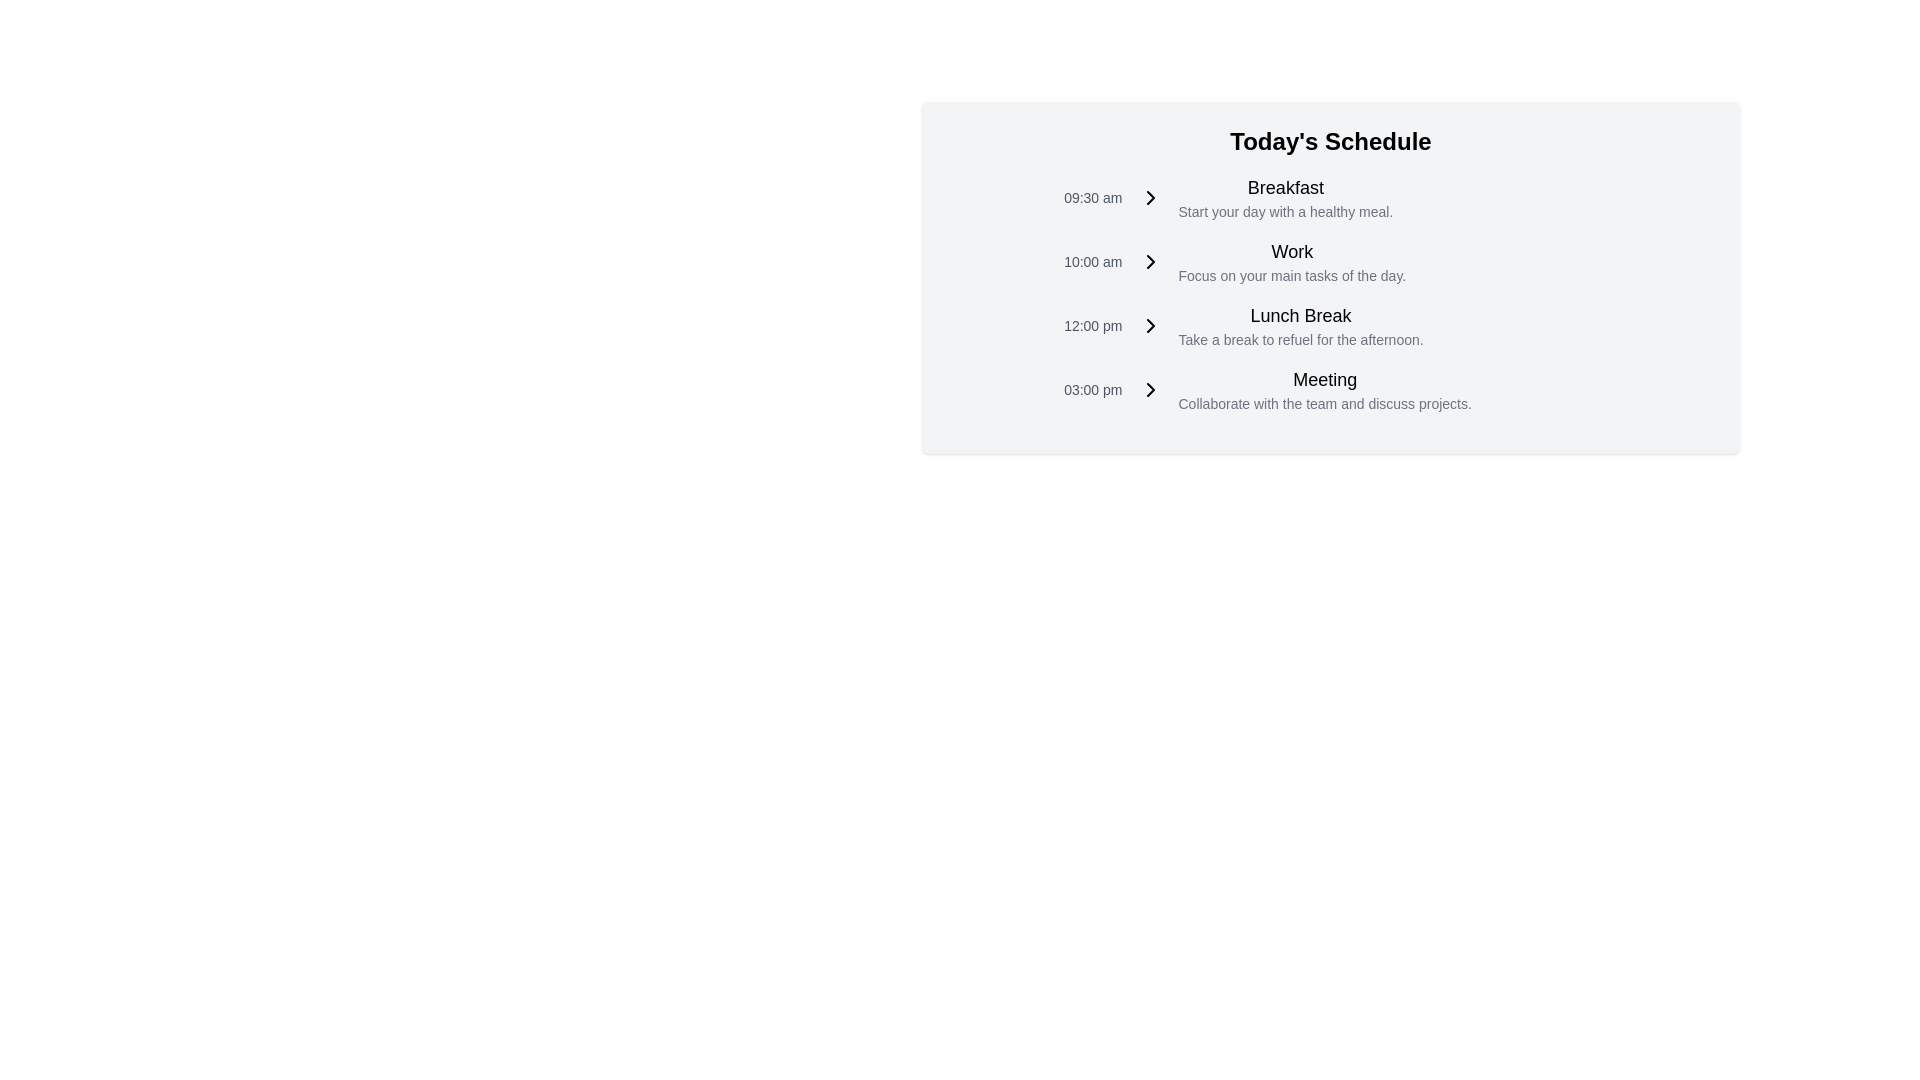  Describe the element at coordinates (1330, 389) in the screenshot. I see `the fourth list entry in 'Today's Schedule' that contains information about a meeting scheduled at 03:00 pm` at that location.